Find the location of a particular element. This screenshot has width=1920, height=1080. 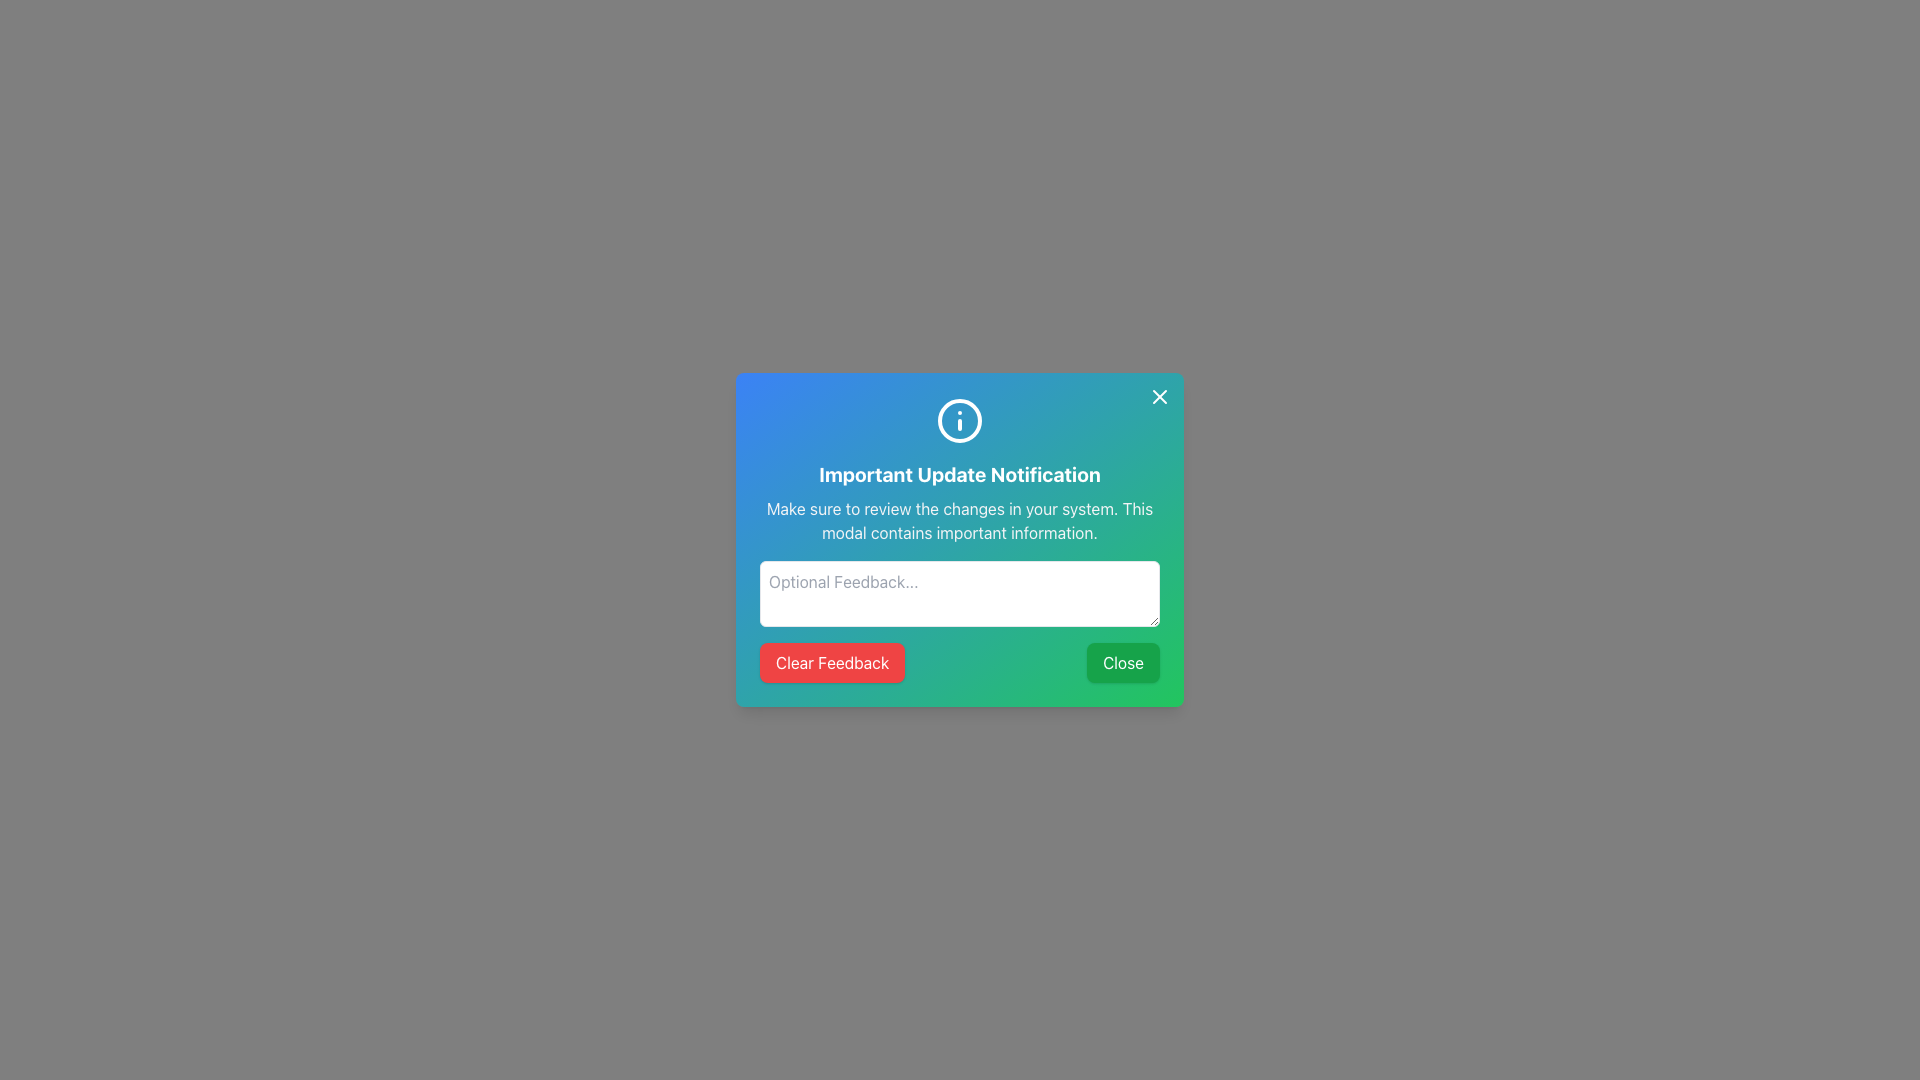

the close button located in the top-right corner of the modal window for interaction feedback is located at coordinates (1160, 397).